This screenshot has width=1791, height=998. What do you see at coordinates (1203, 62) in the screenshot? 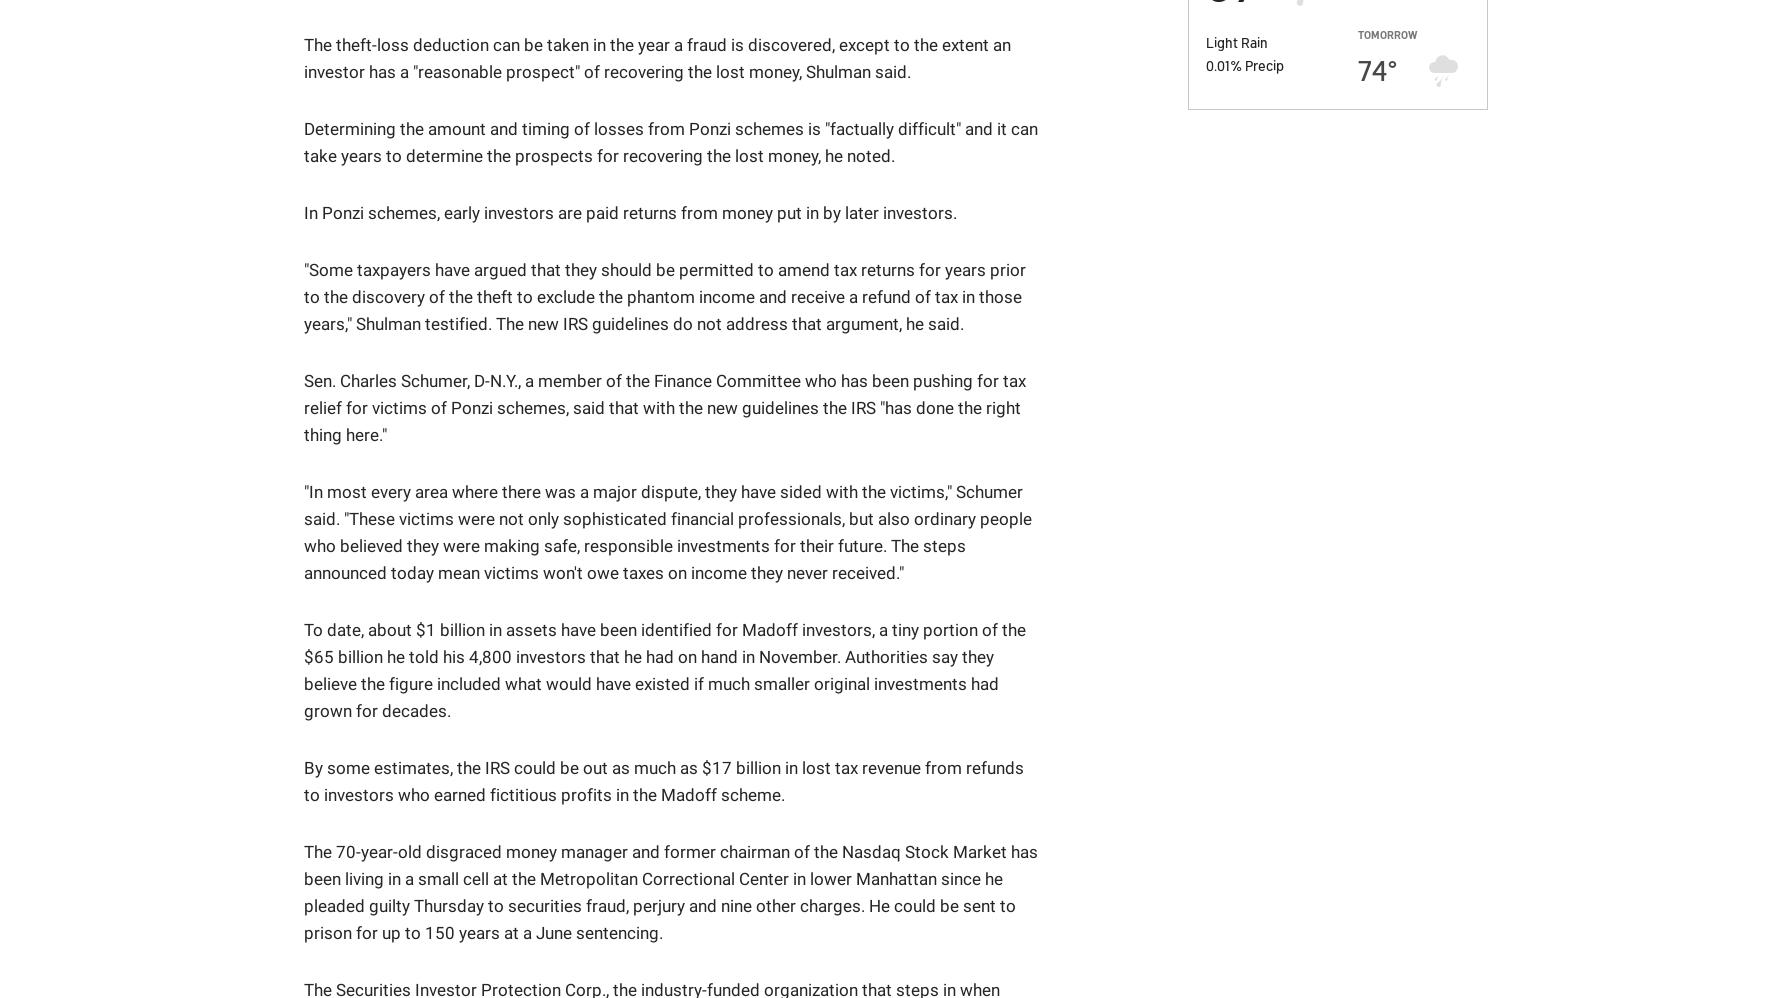
I see `'0.01'` at bounding box center [1203, 62].